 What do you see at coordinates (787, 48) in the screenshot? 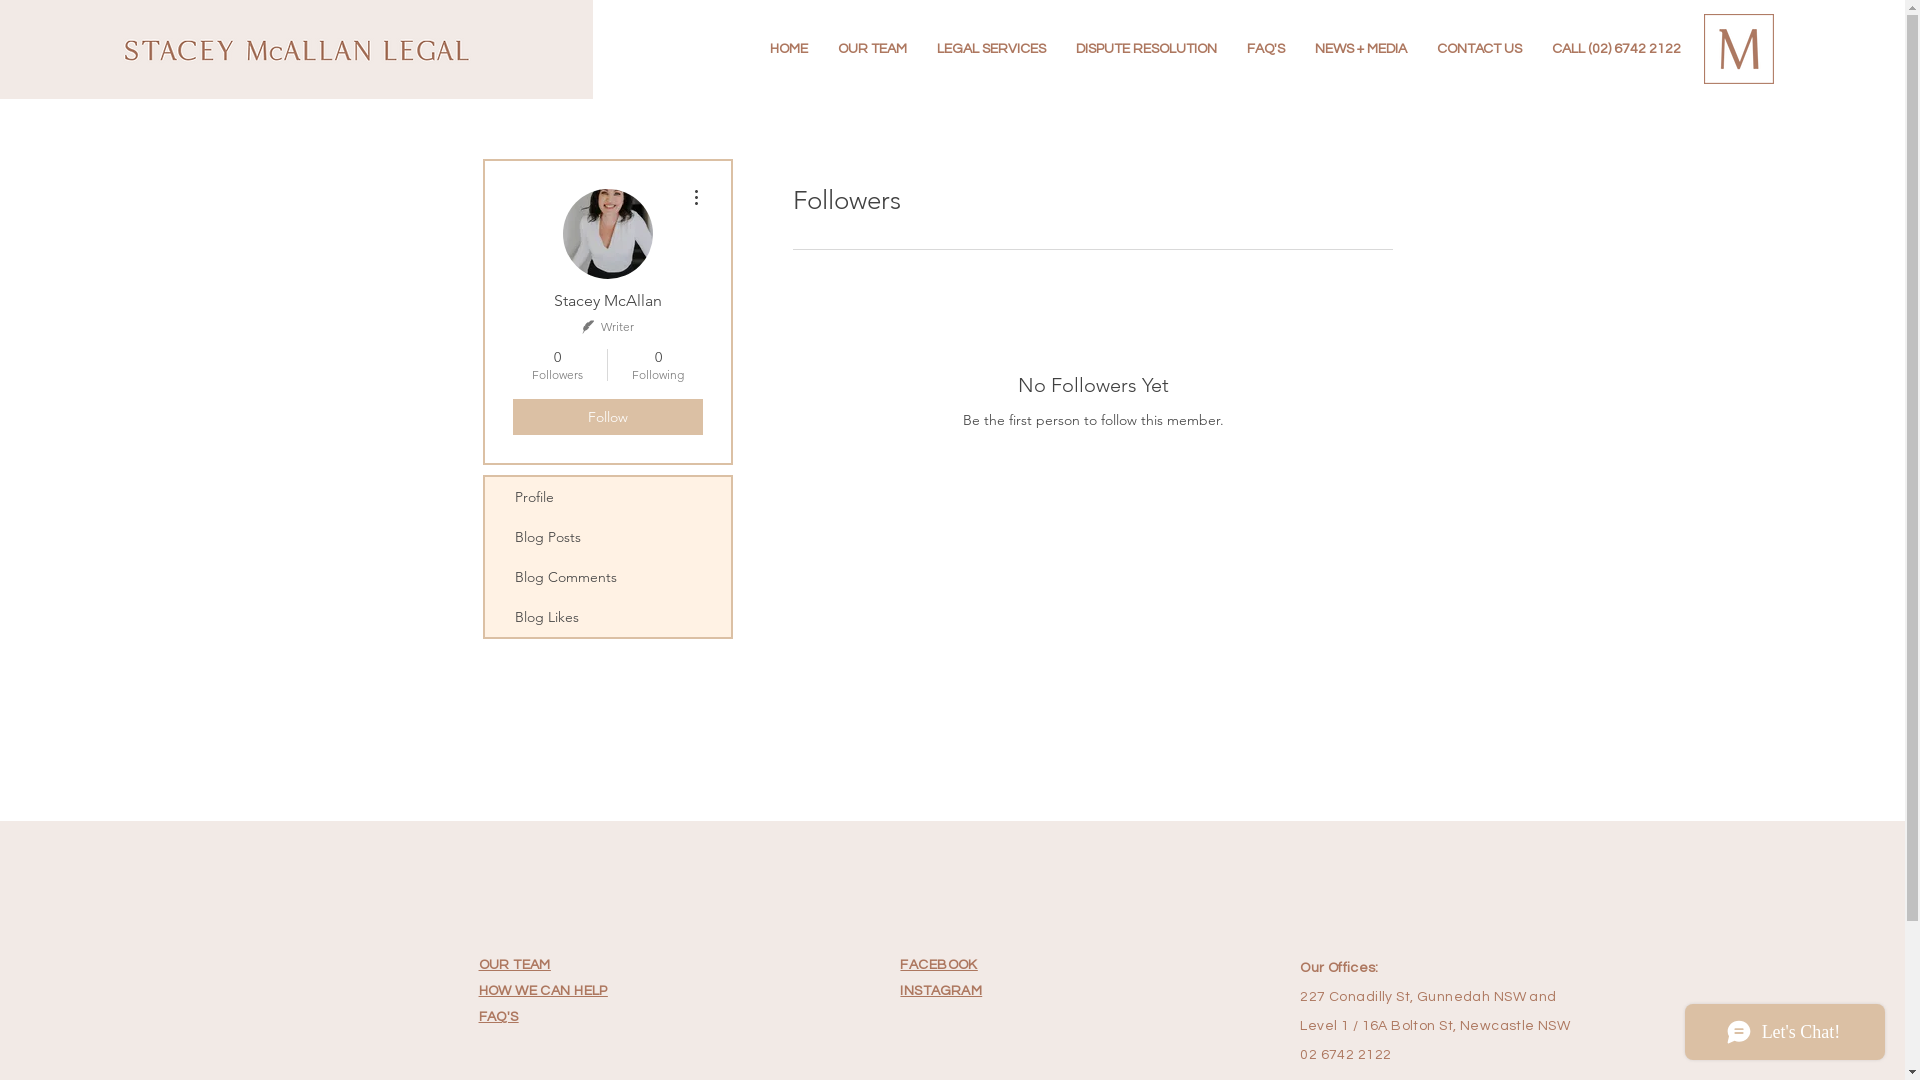
I see `'HOME'` at bounding box center [787, 48].